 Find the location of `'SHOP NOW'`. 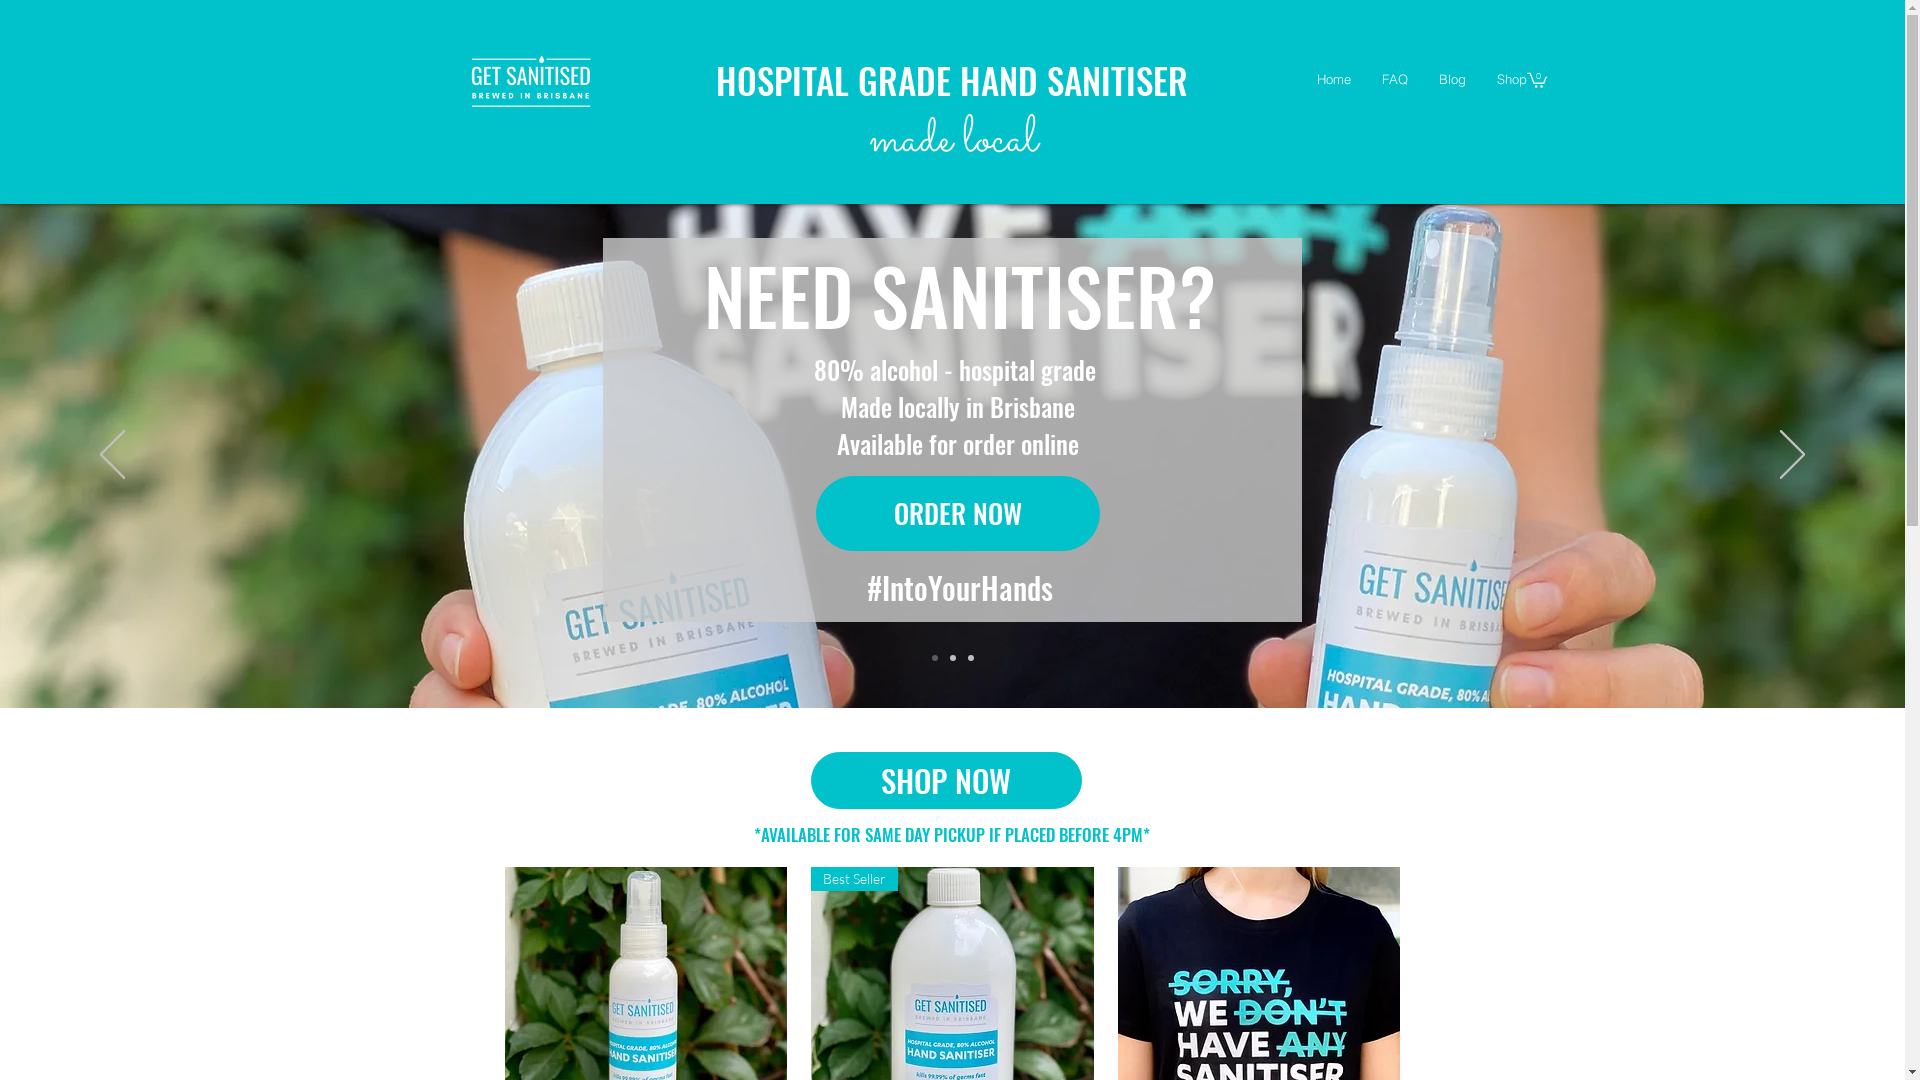

'SHOP NOW' is located at coordinates (944, 779).